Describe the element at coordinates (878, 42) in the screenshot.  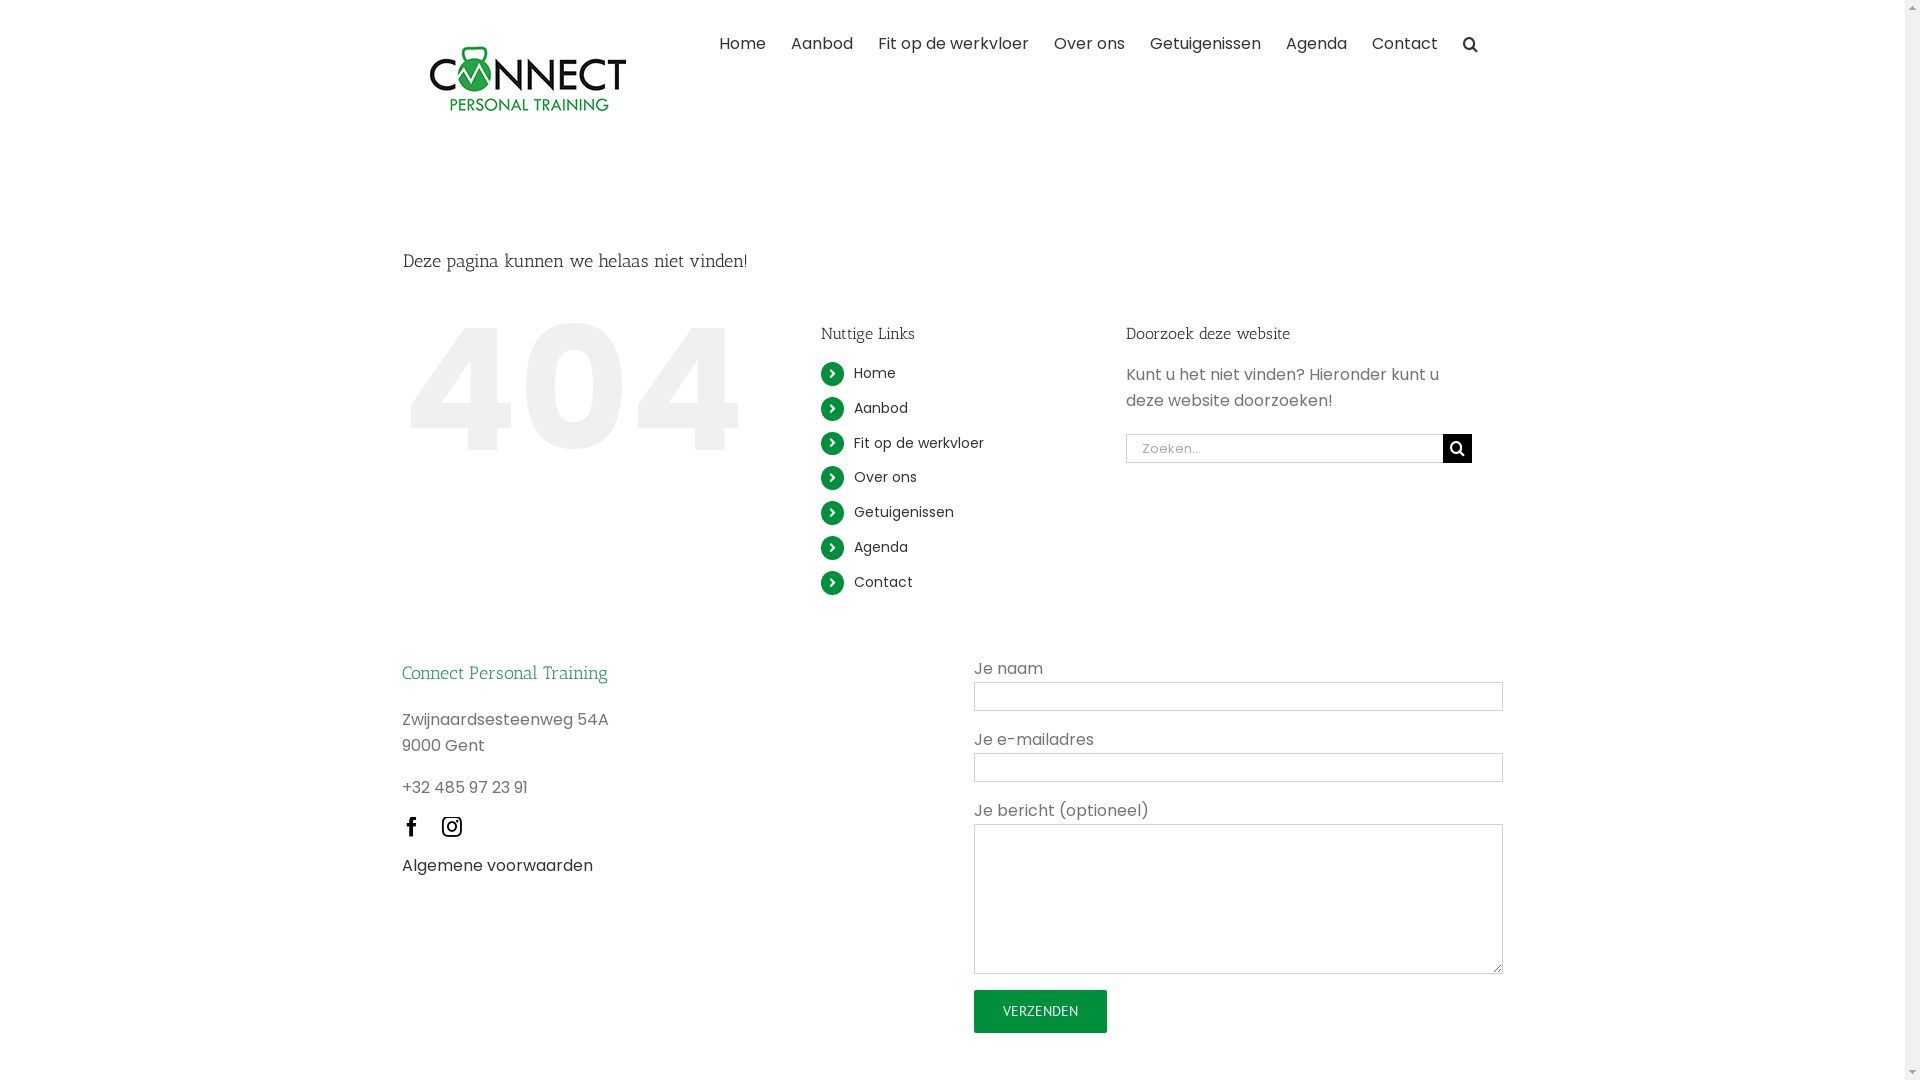
I see `'Fit op de werkvloer'` at that location.